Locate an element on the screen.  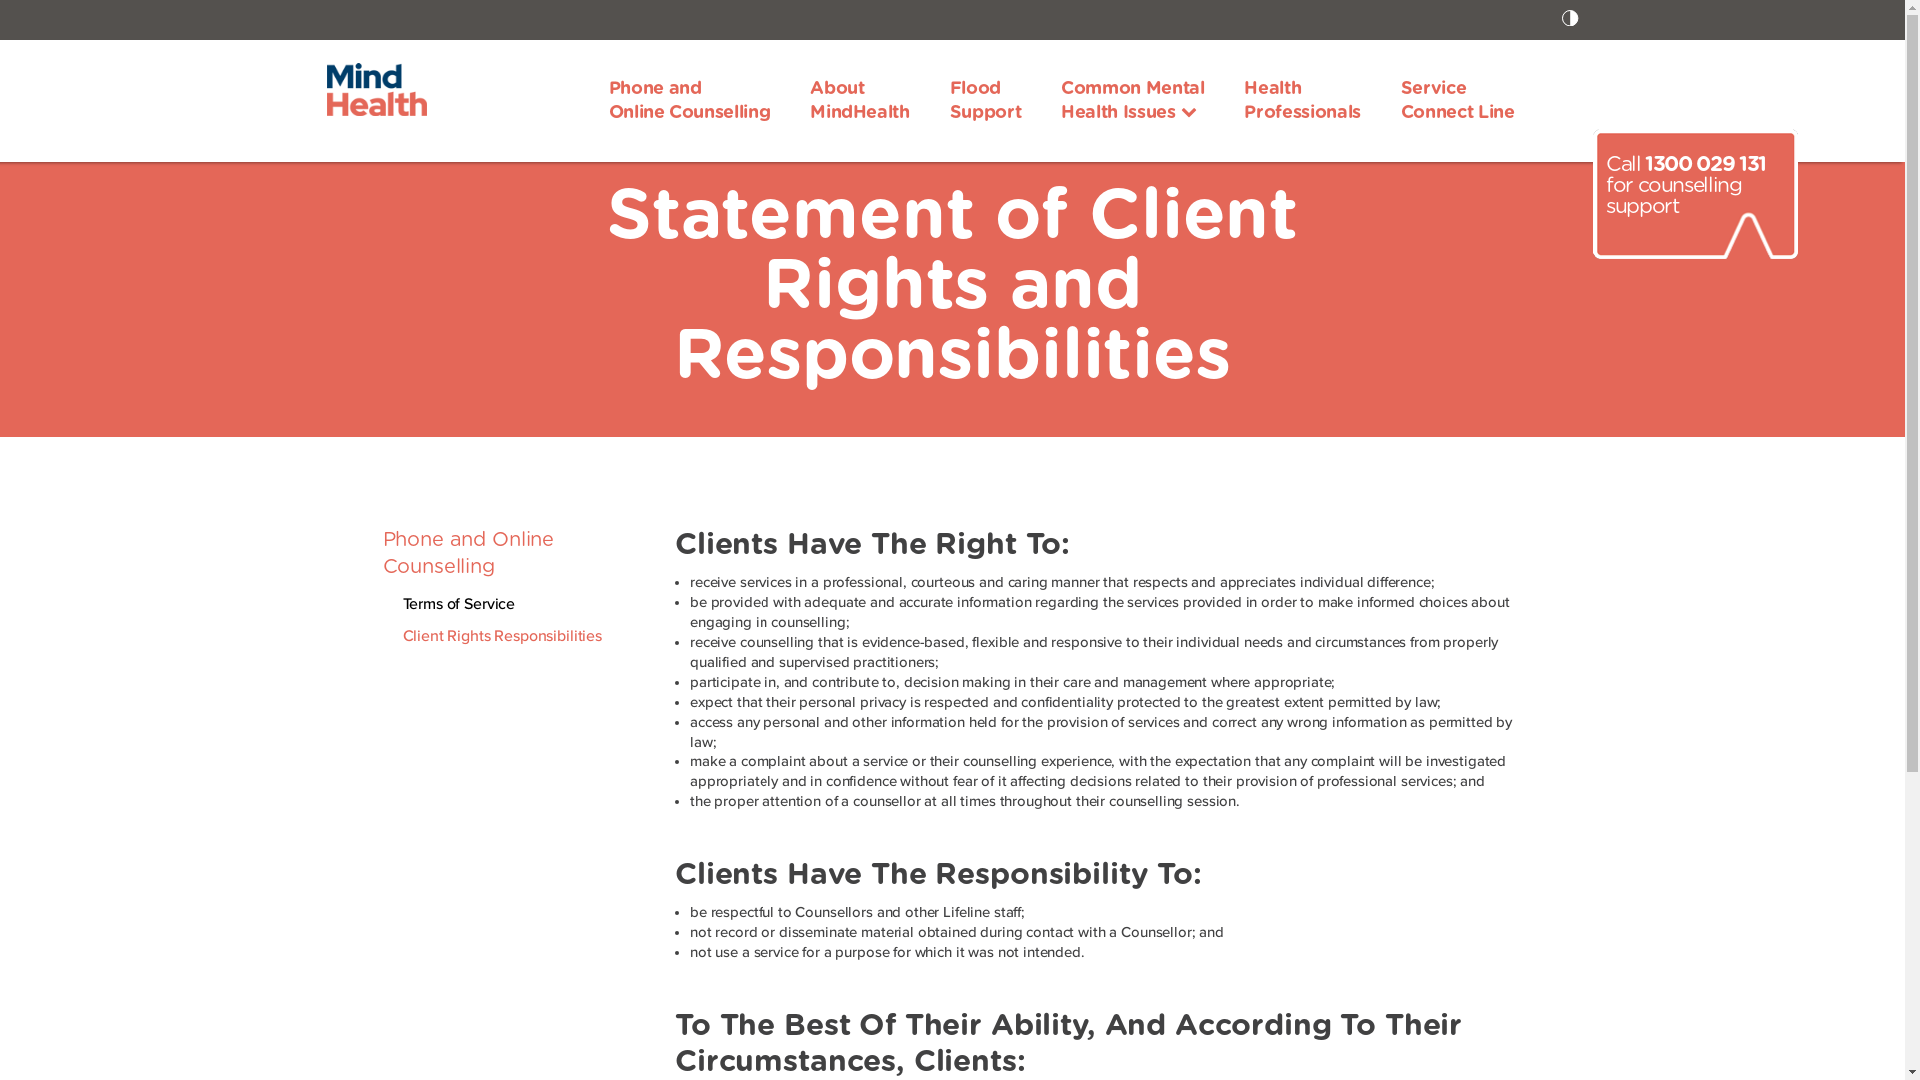
'1300 029 131' is located at coordinates (1704, 163).